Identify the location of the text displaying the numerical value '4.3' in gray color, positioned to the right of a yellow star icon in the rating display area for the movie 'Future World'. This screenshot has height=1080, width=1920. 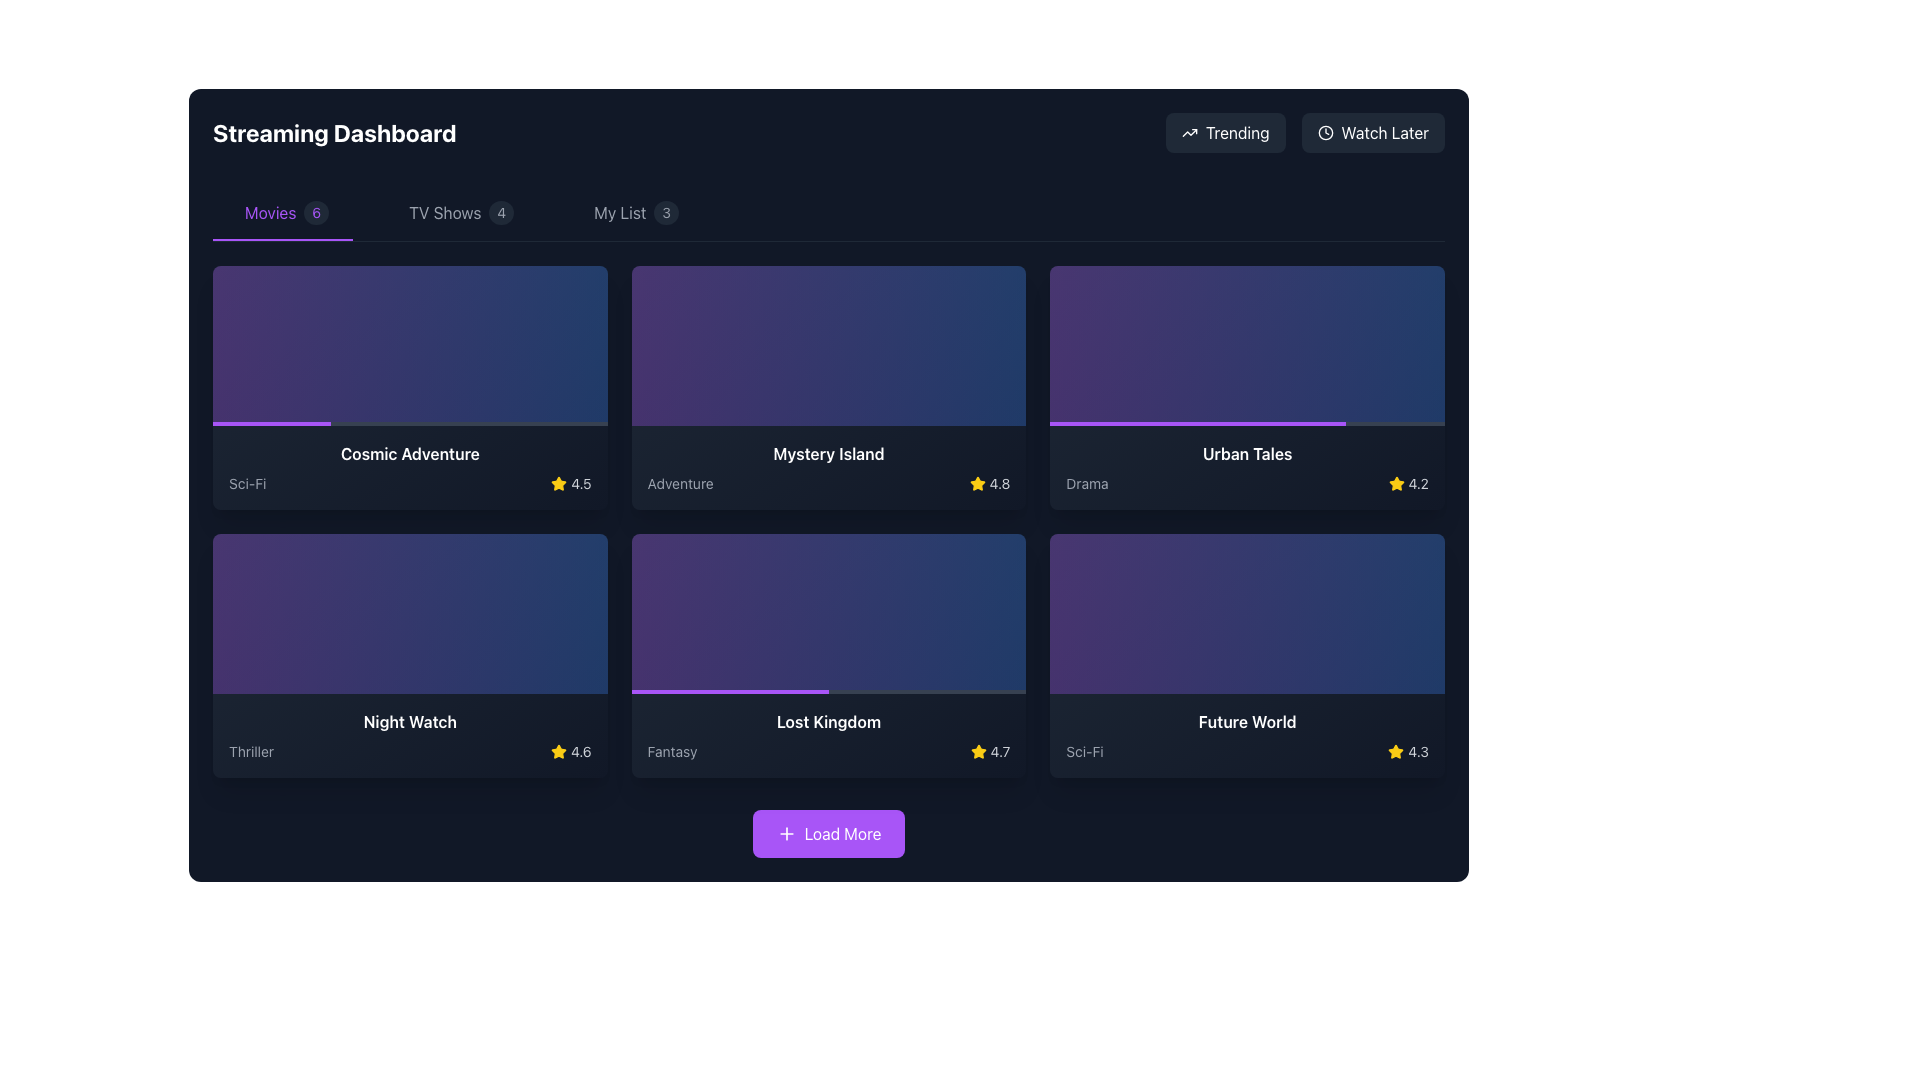
(1417, 752).